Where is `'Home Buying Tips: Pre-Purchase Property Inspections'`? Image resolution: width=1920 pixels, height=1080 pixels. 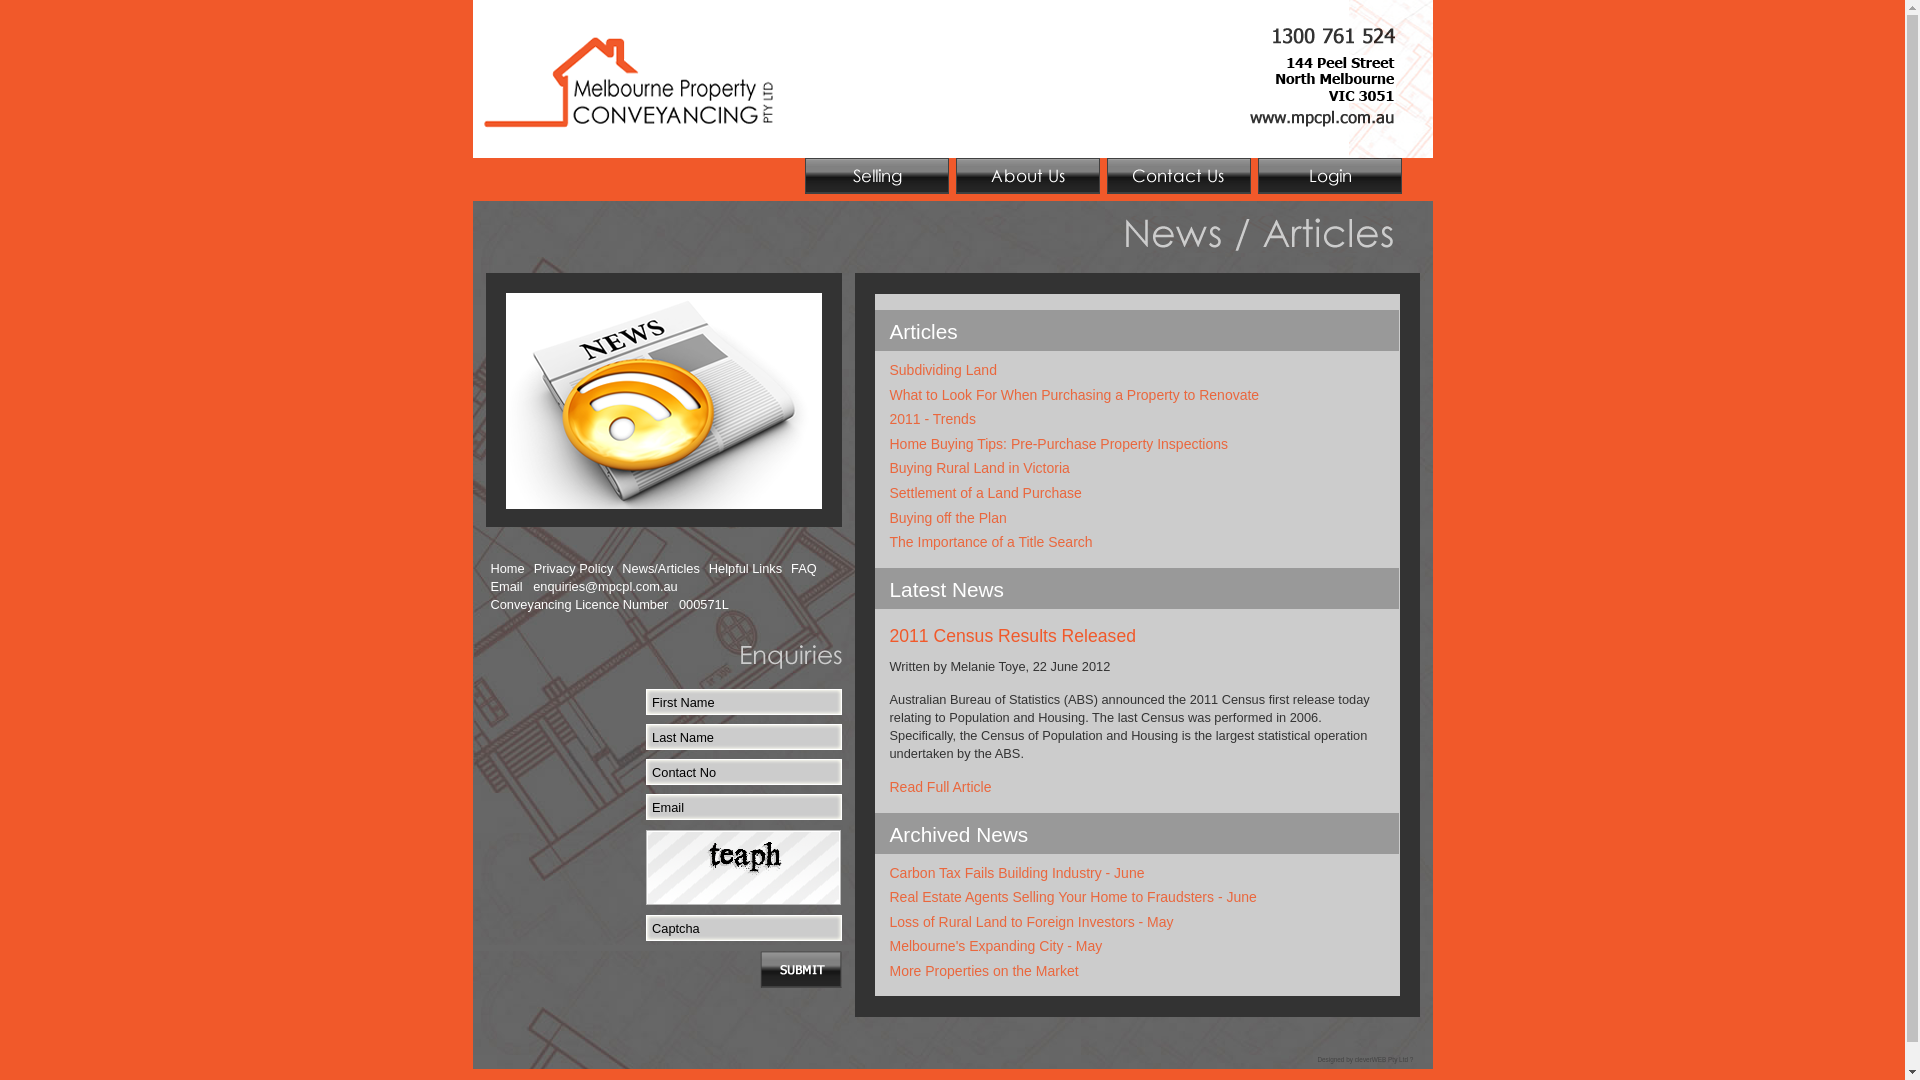
'Home Buying Tips: Pre-Purchase Property Inspections' is located at coordinates (1058, 442).